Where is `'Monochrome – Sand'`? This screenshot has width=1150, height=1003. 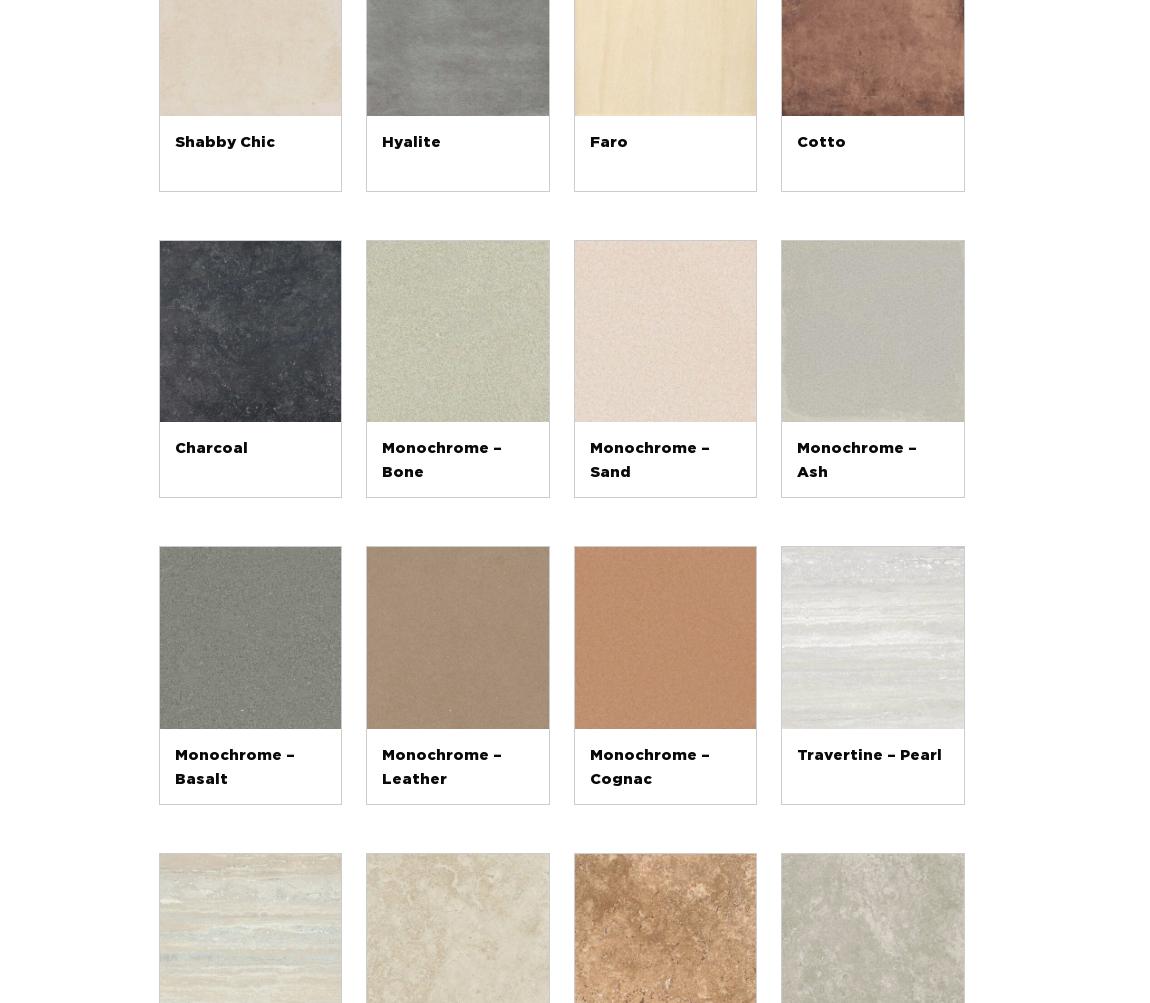
'Monochrome – Sand' is located at coordinates (647, 460).